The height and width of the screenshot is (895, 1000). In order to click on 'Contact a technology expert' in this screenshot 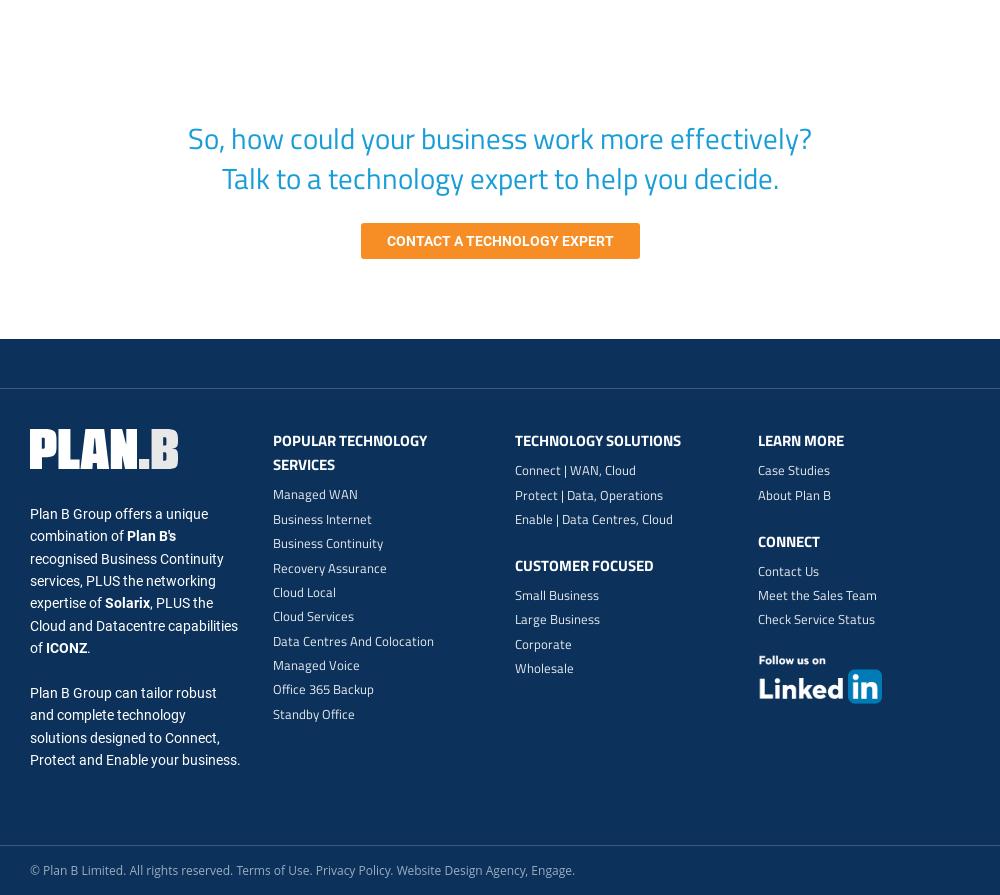, I will do `click(386, 240)`.